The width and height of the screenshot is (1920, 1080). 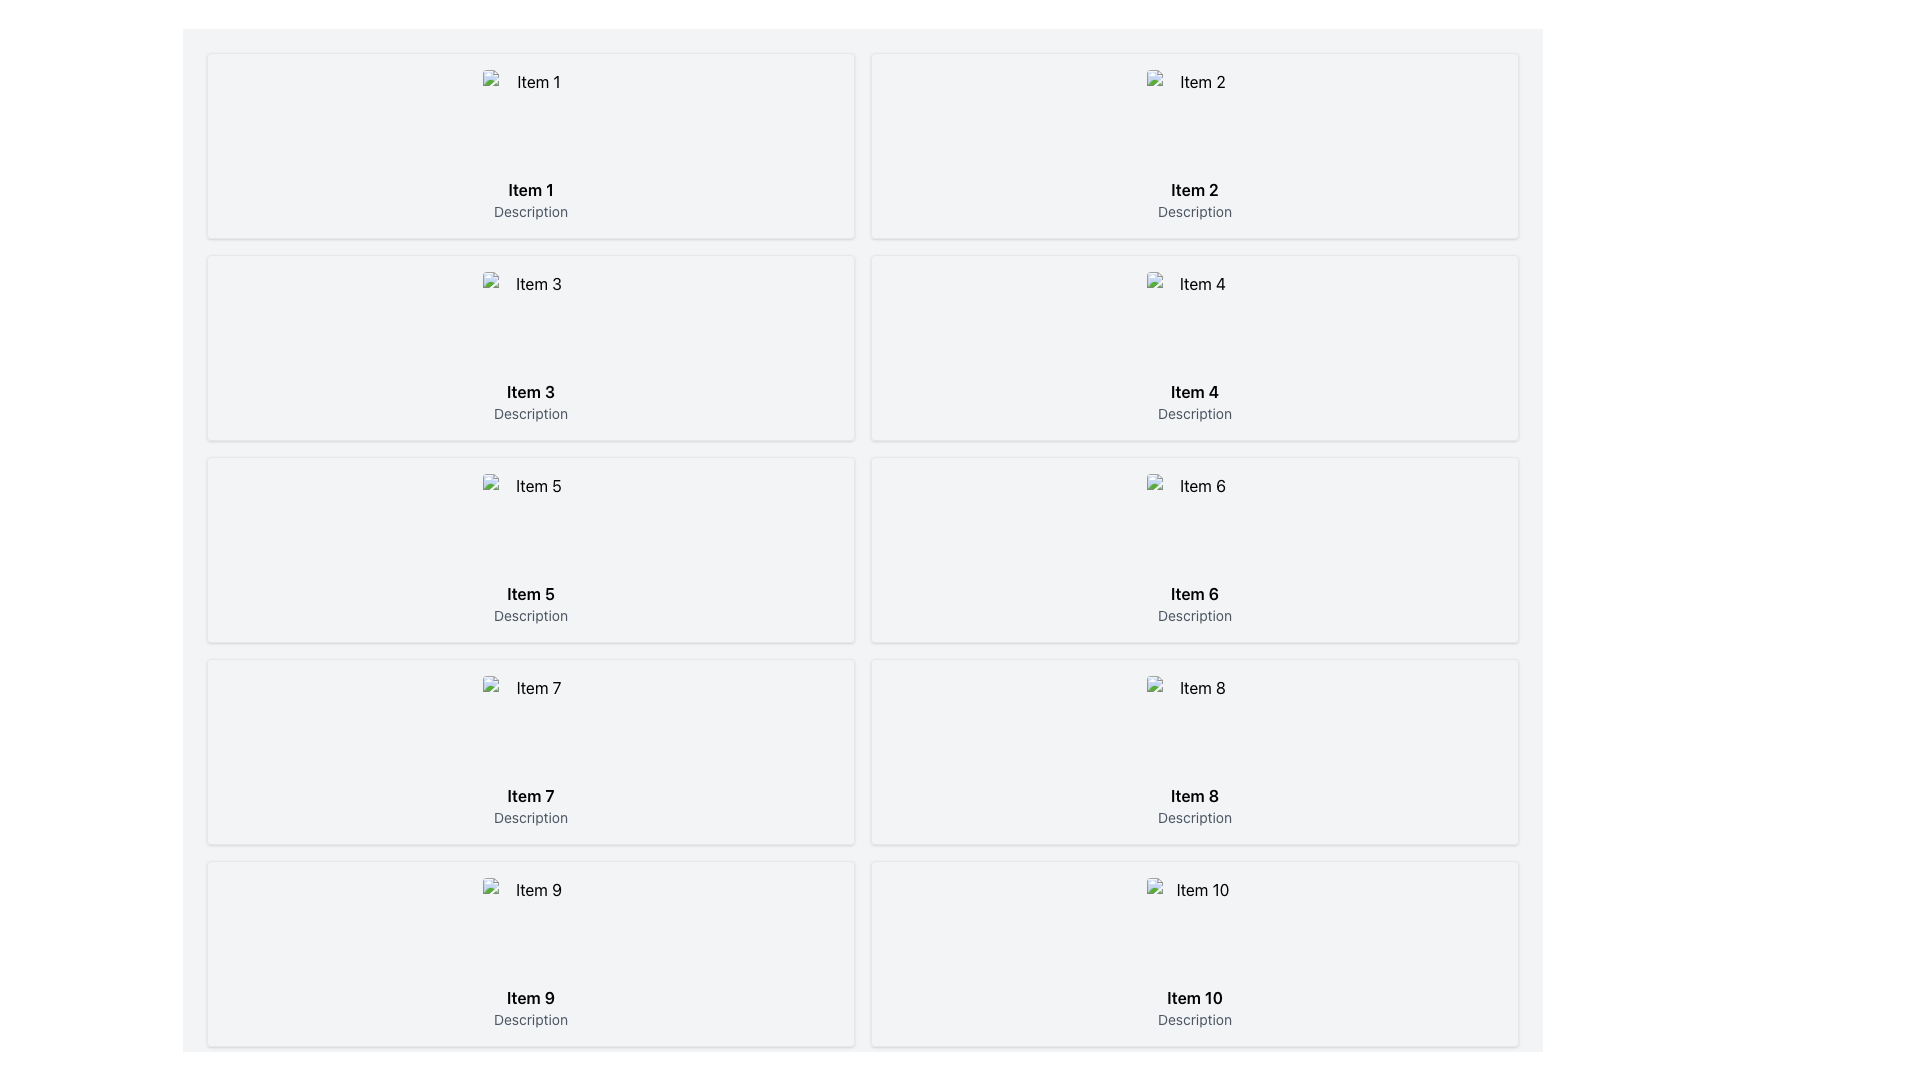 What do you see at coordinates (1195, 817) in the screenshot?
I see `the text label 'Description' located under the heading 'Item 8' to trigger any associated tooltip or highlight` at bounding box center [1195, 817].